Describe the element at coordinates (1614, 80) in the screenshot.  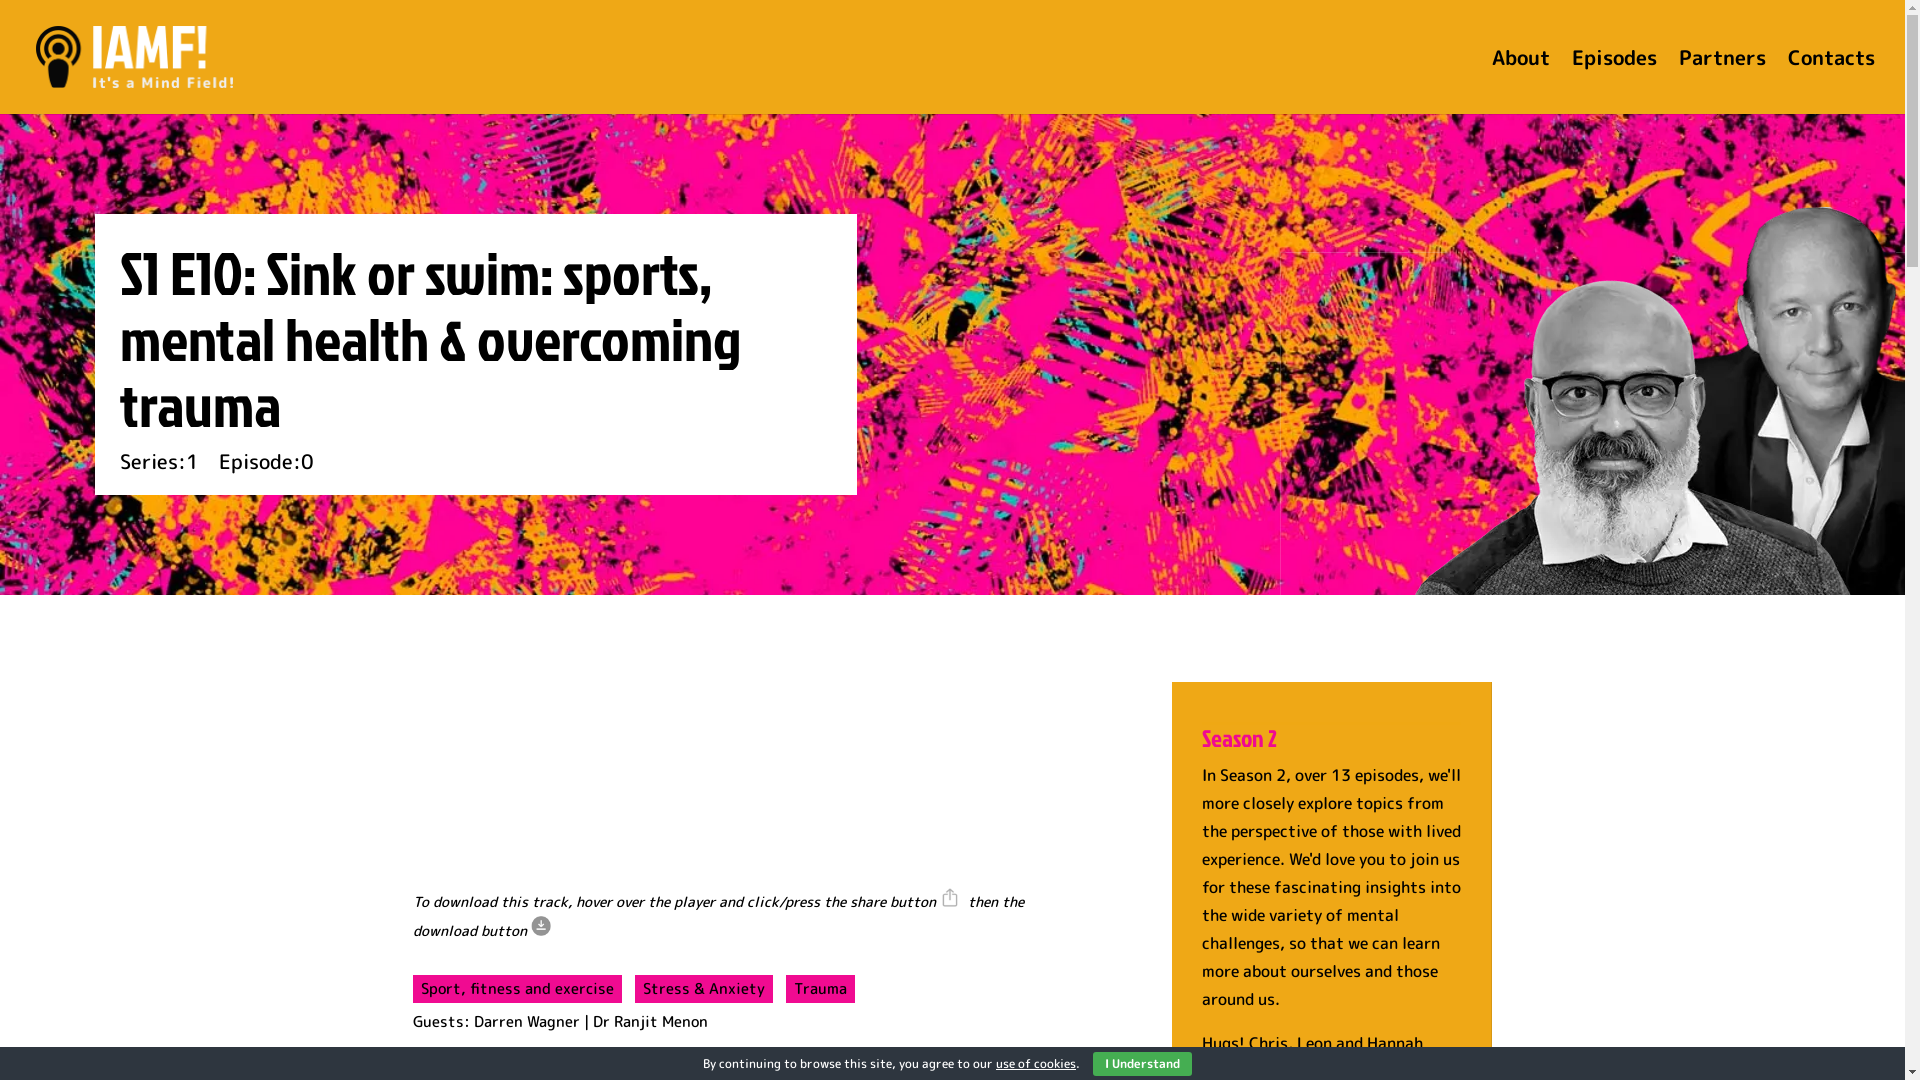
I see `'Episodes'` at that location.